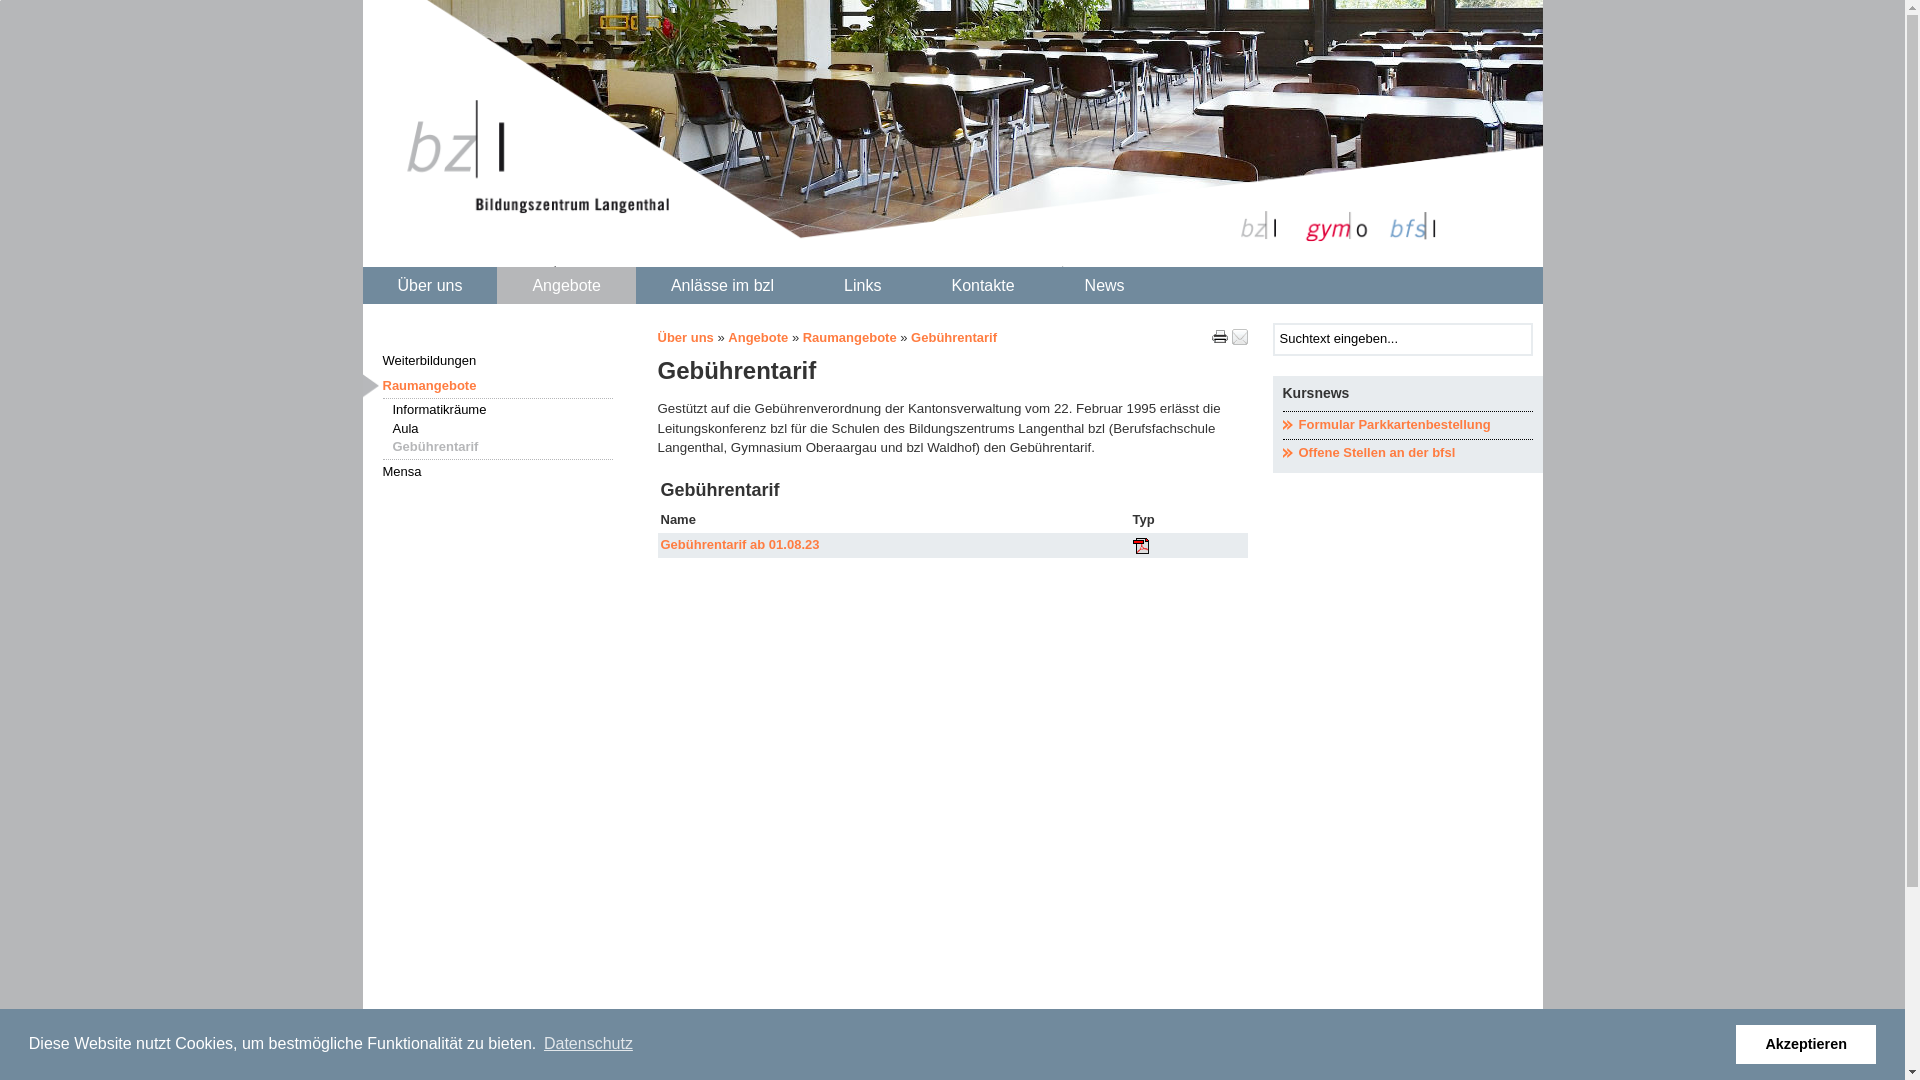 The image size is (1920, 1080). What do you see at coordinates (587, 1043) in the screenshot?
I see `'Datenschutz'` at bounding box center [587, 1043].